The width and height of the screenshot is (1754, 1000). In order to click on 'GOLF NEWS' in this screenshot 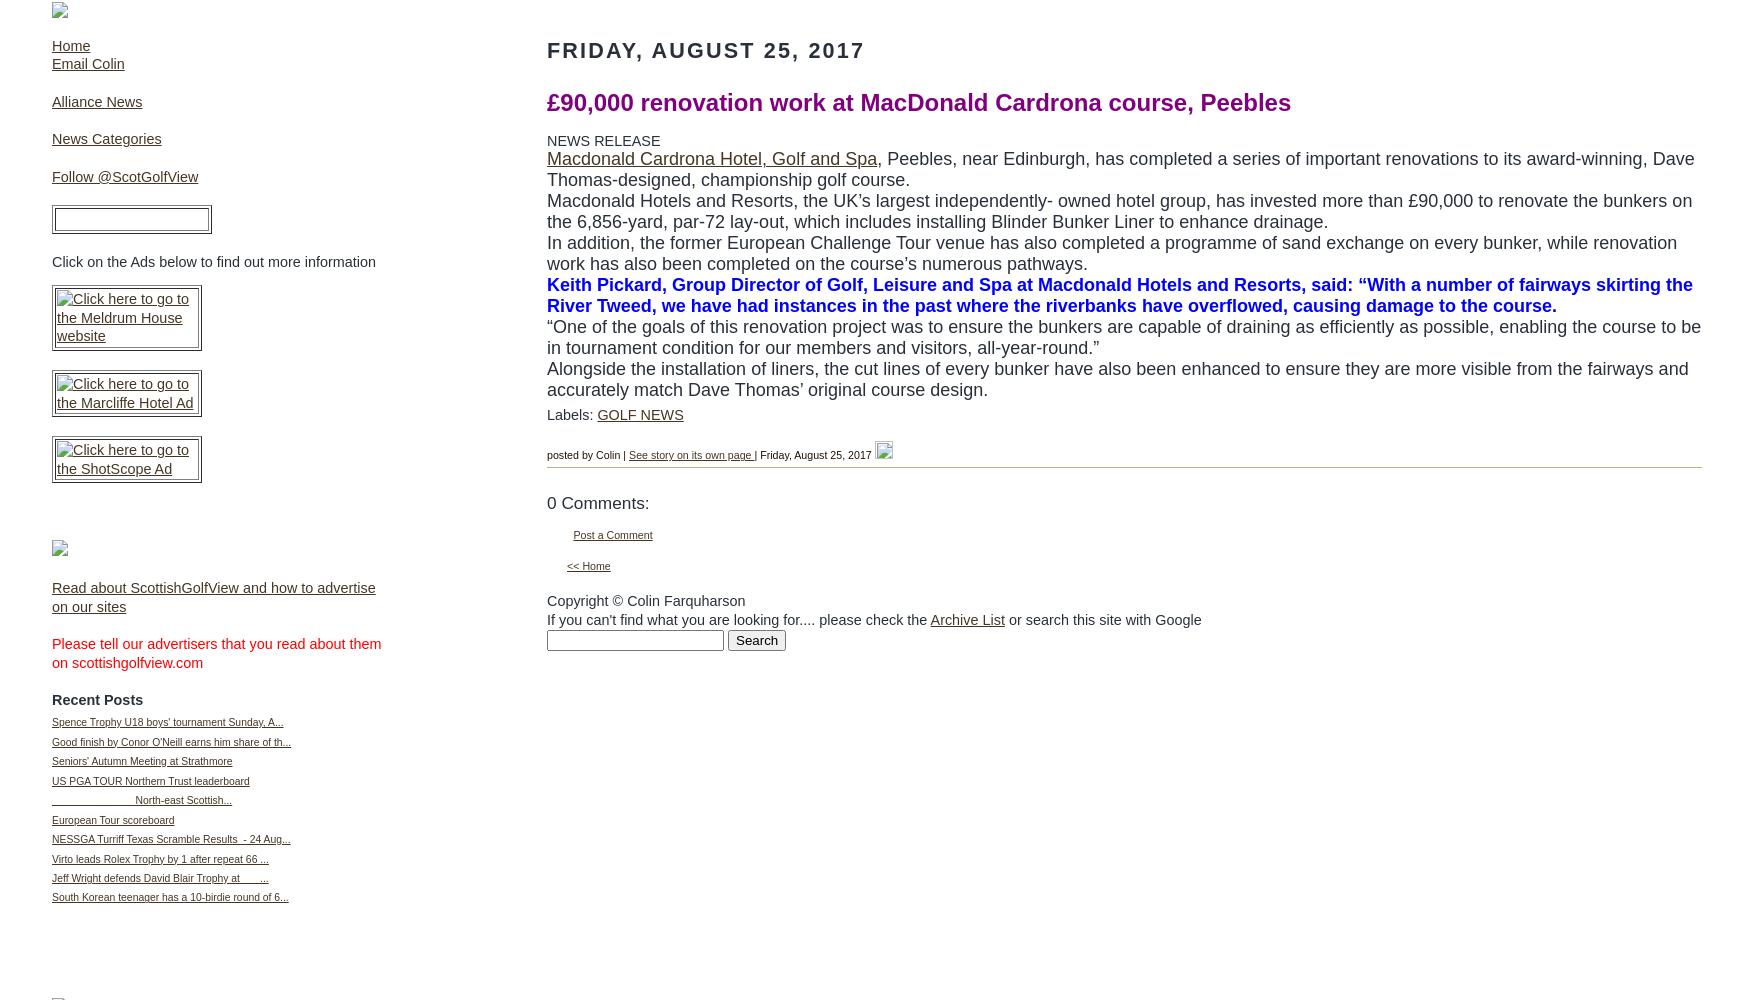, I will do `click(639, 415)`.